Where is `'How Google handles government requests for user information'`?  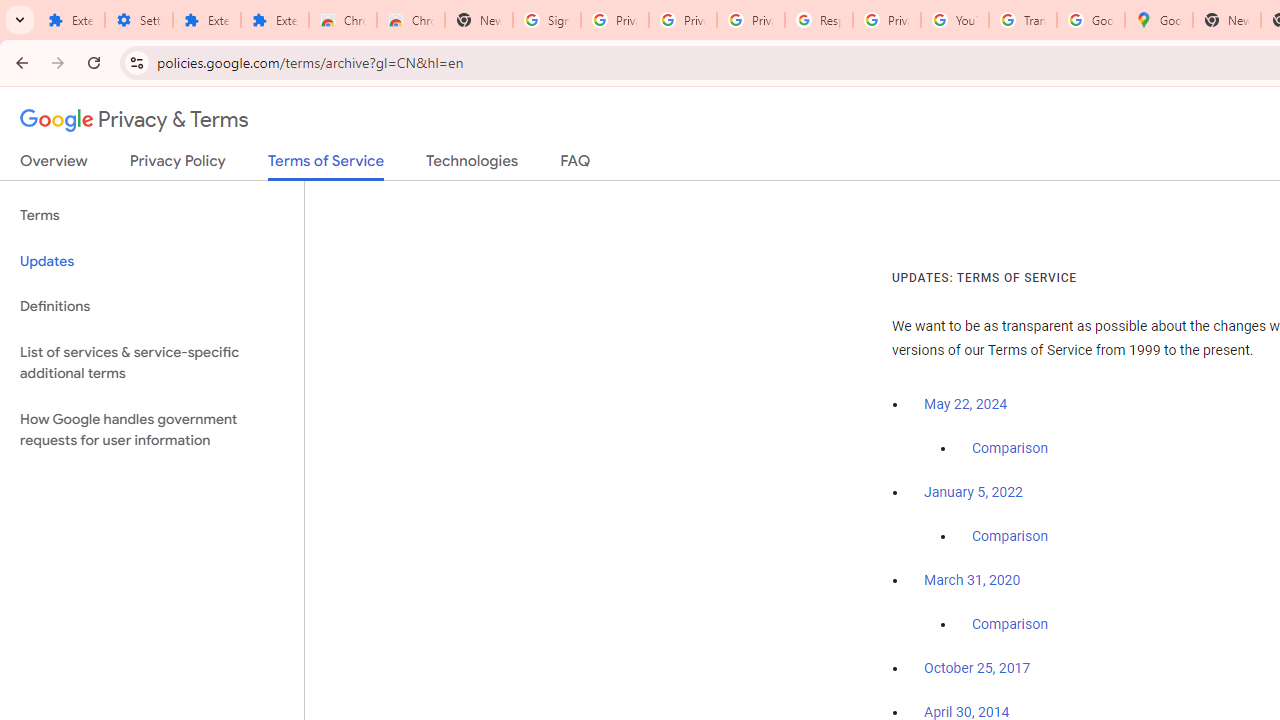 'How Google handles government requests for user information' is located at coordinates (151, 428).